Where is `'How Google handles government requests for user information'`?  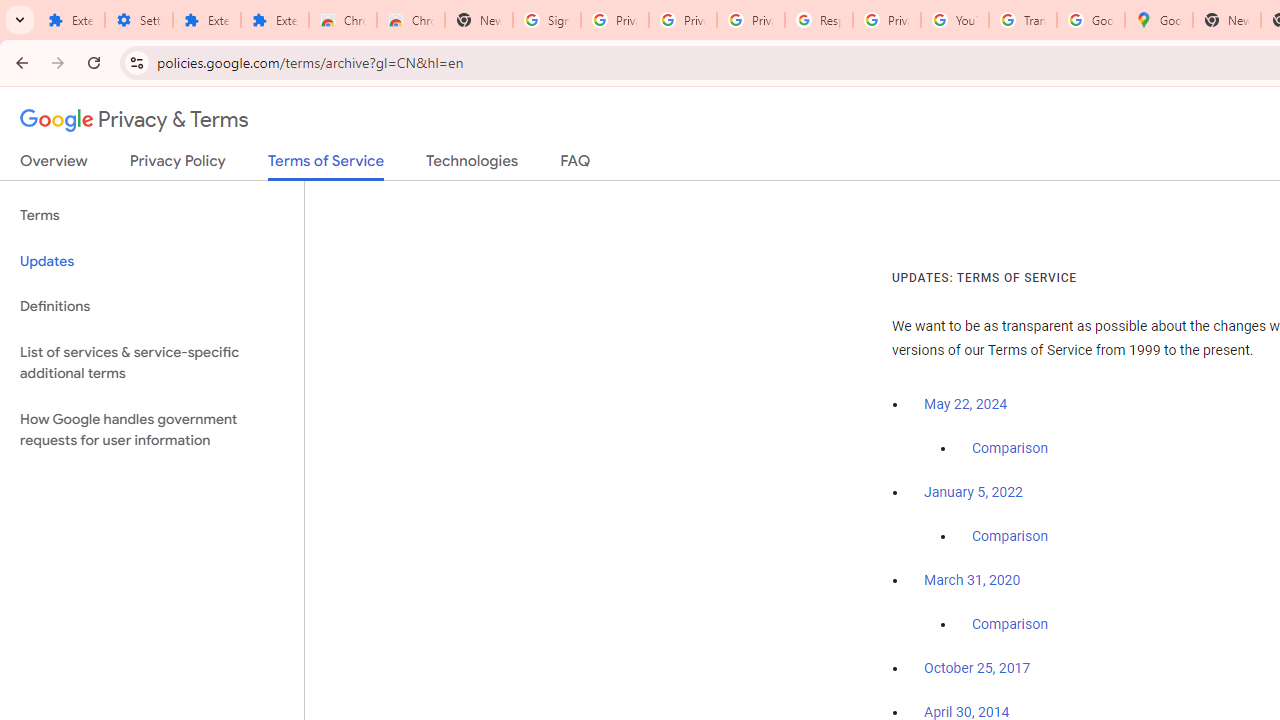 'How Google handles government requests for user information' is located at coordinates (151, 428).